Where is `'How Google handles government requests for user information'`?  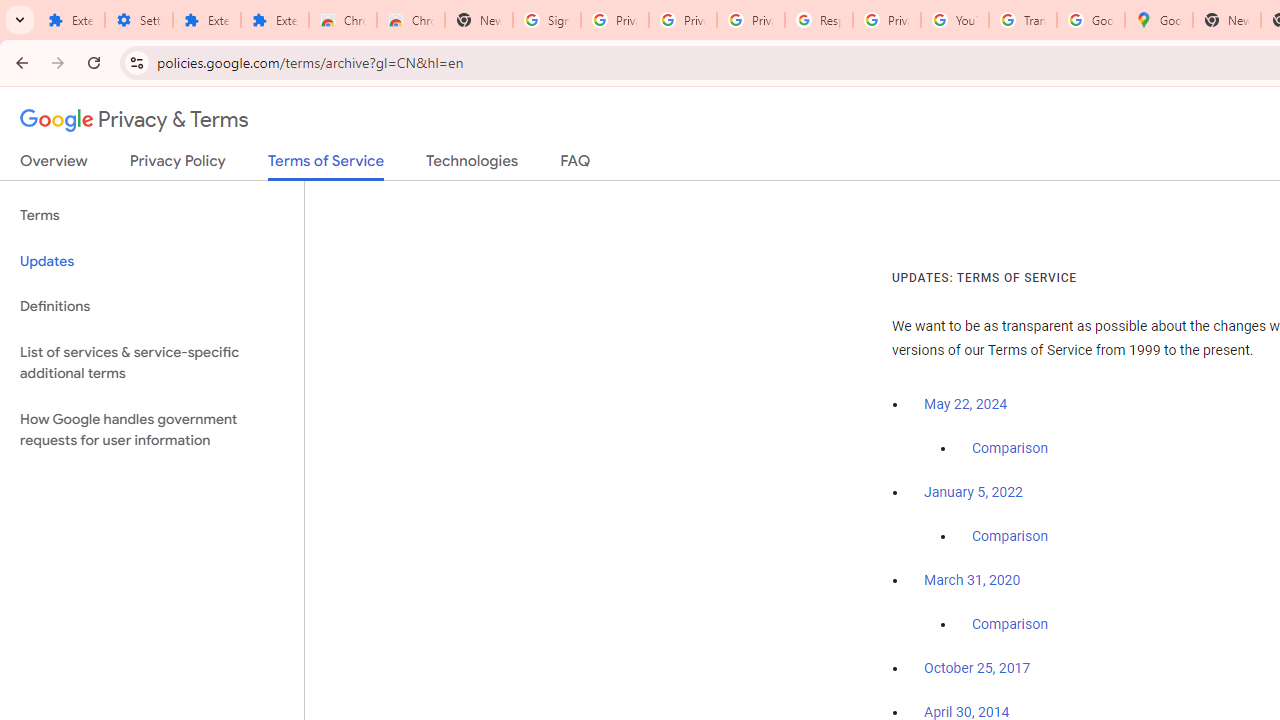 'How Google handles government requests for user information' is located at coordinates (151, 428).